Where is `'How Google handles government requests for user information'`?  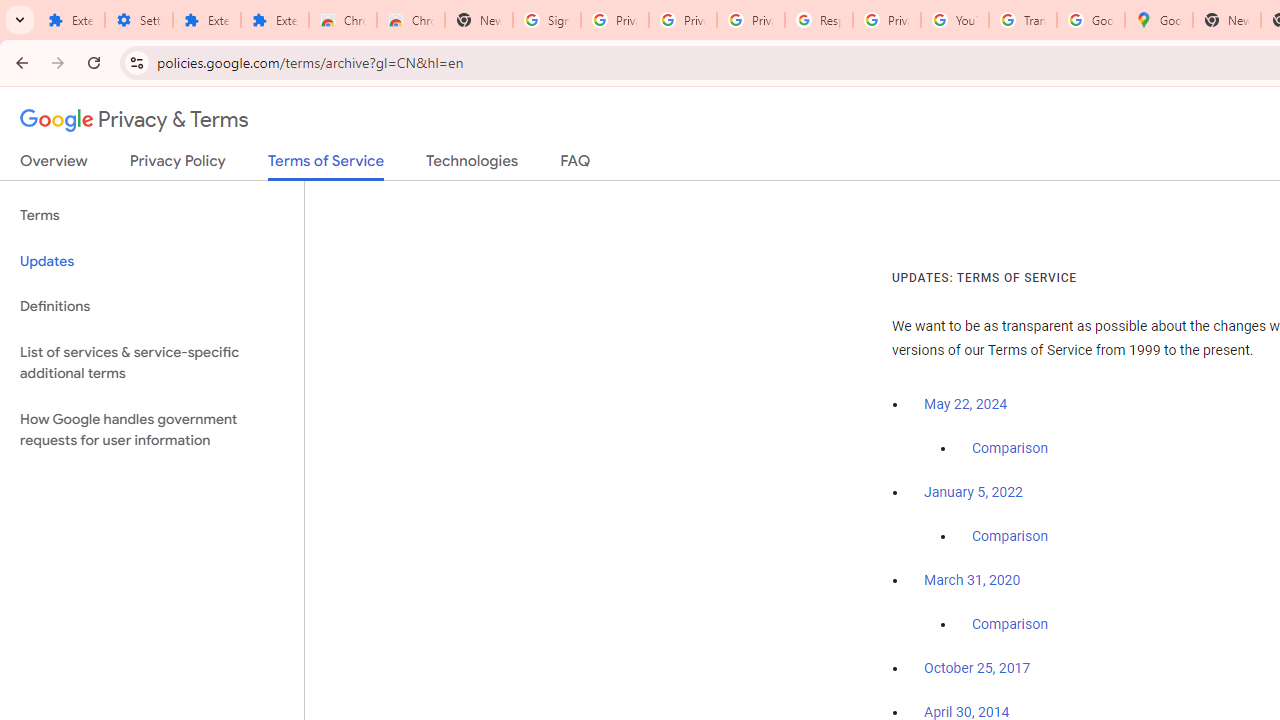 'How Google handles government requests for user information' is located at coordinates (151, 428).